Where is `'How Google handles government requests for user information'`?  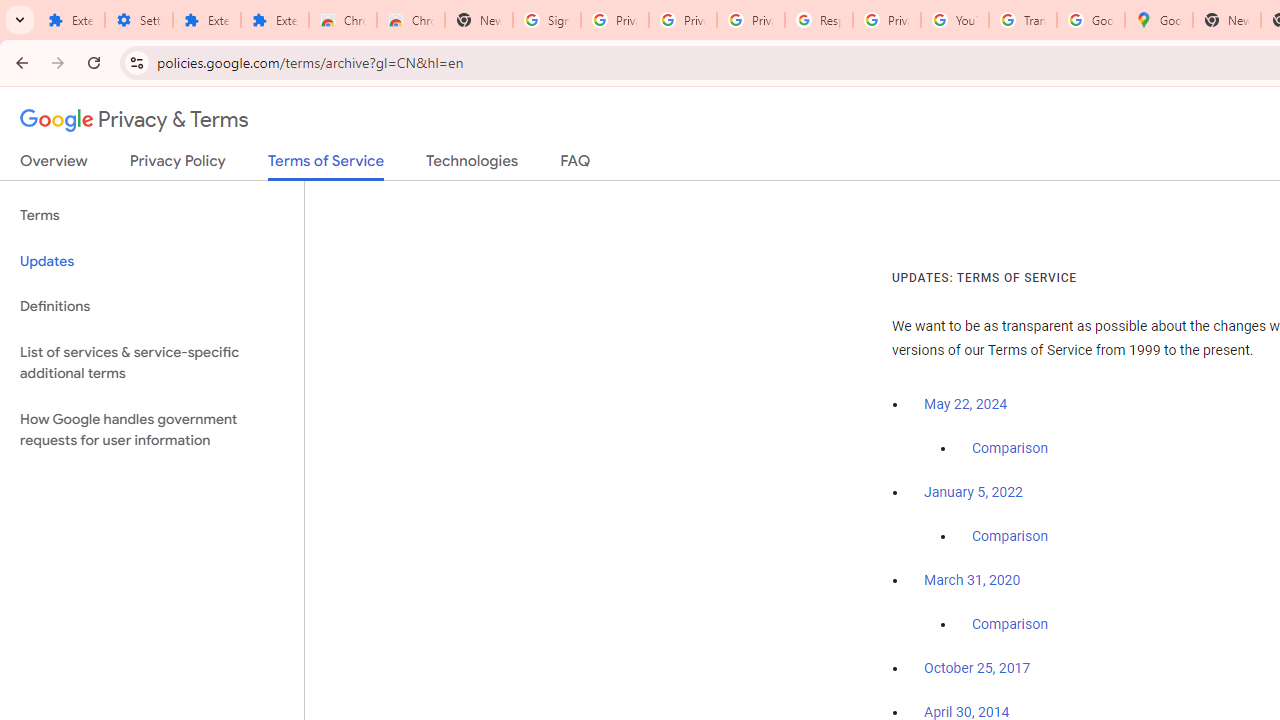 'How Google handles government requests for user information' is located at coordinates (151, 428).